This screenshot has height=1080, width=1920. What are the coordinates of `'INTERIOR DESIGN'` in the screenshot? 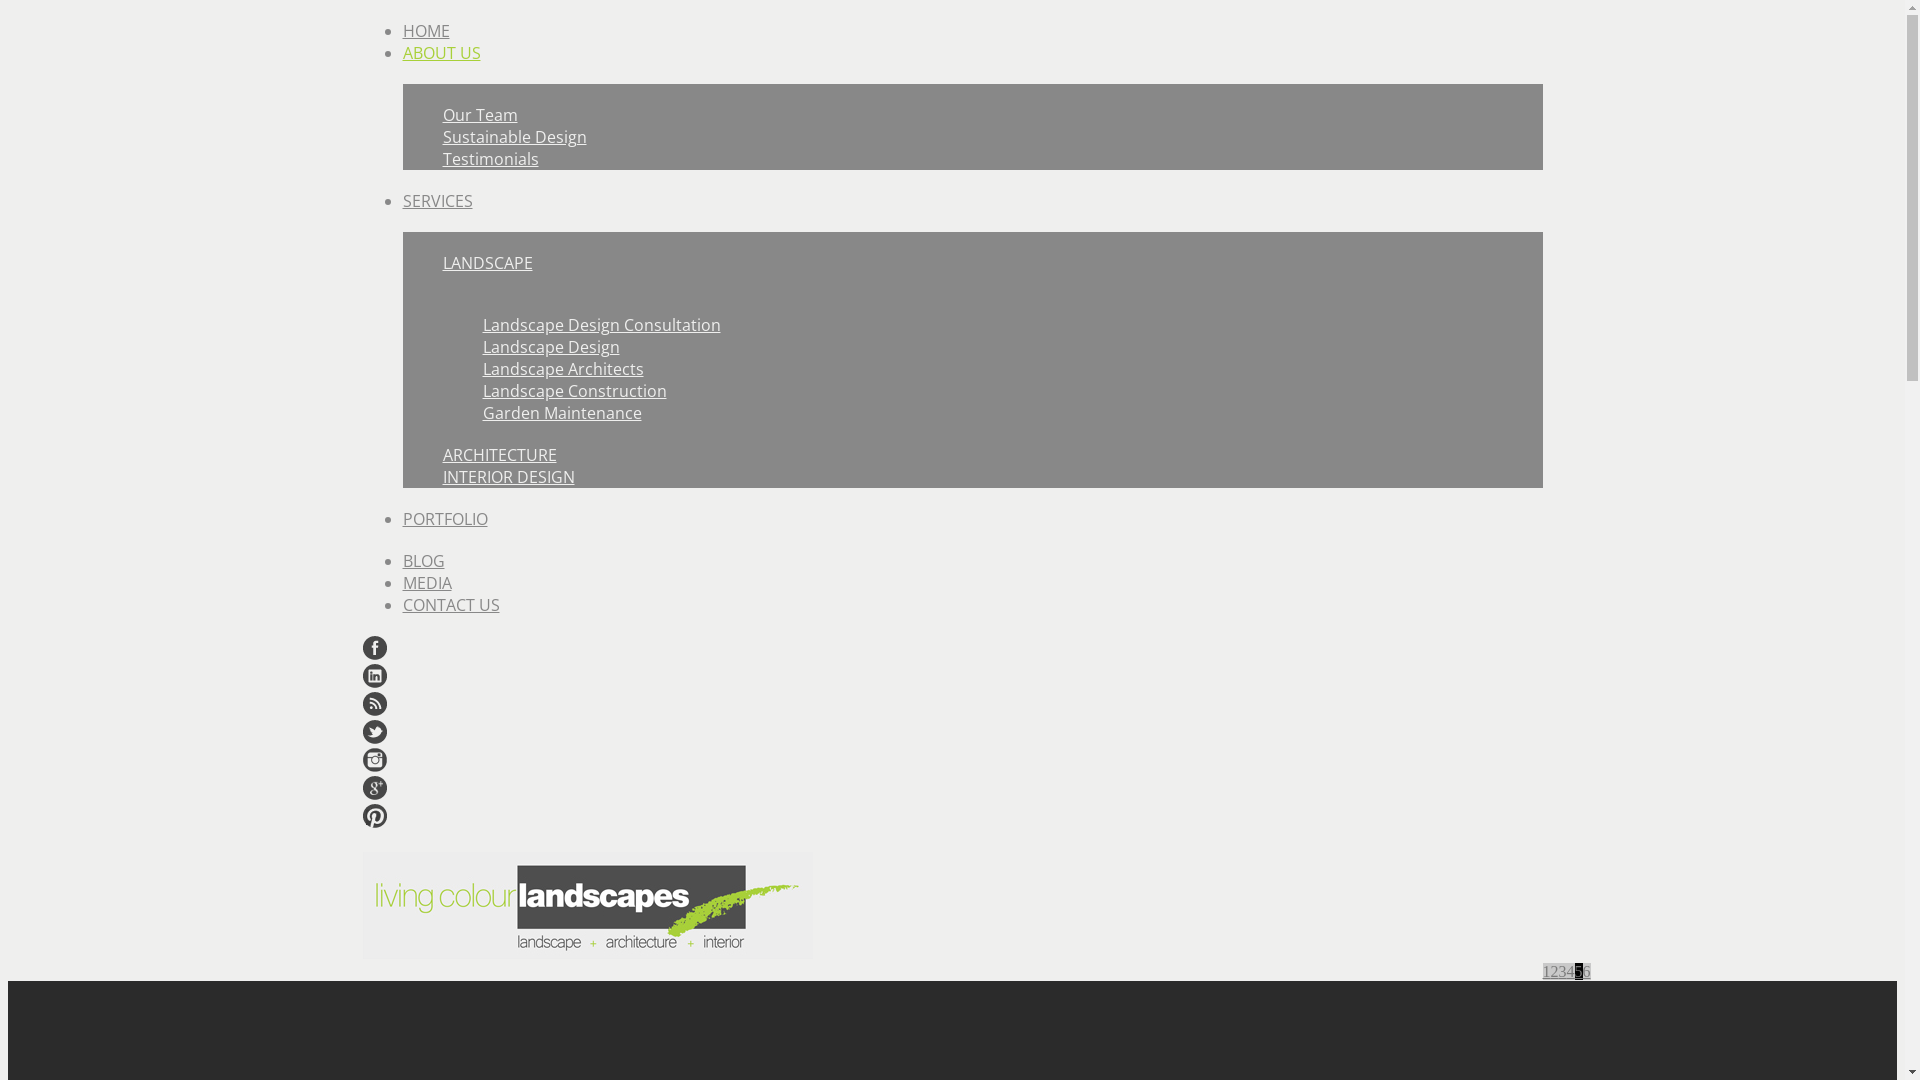 It's located at (508, 477).